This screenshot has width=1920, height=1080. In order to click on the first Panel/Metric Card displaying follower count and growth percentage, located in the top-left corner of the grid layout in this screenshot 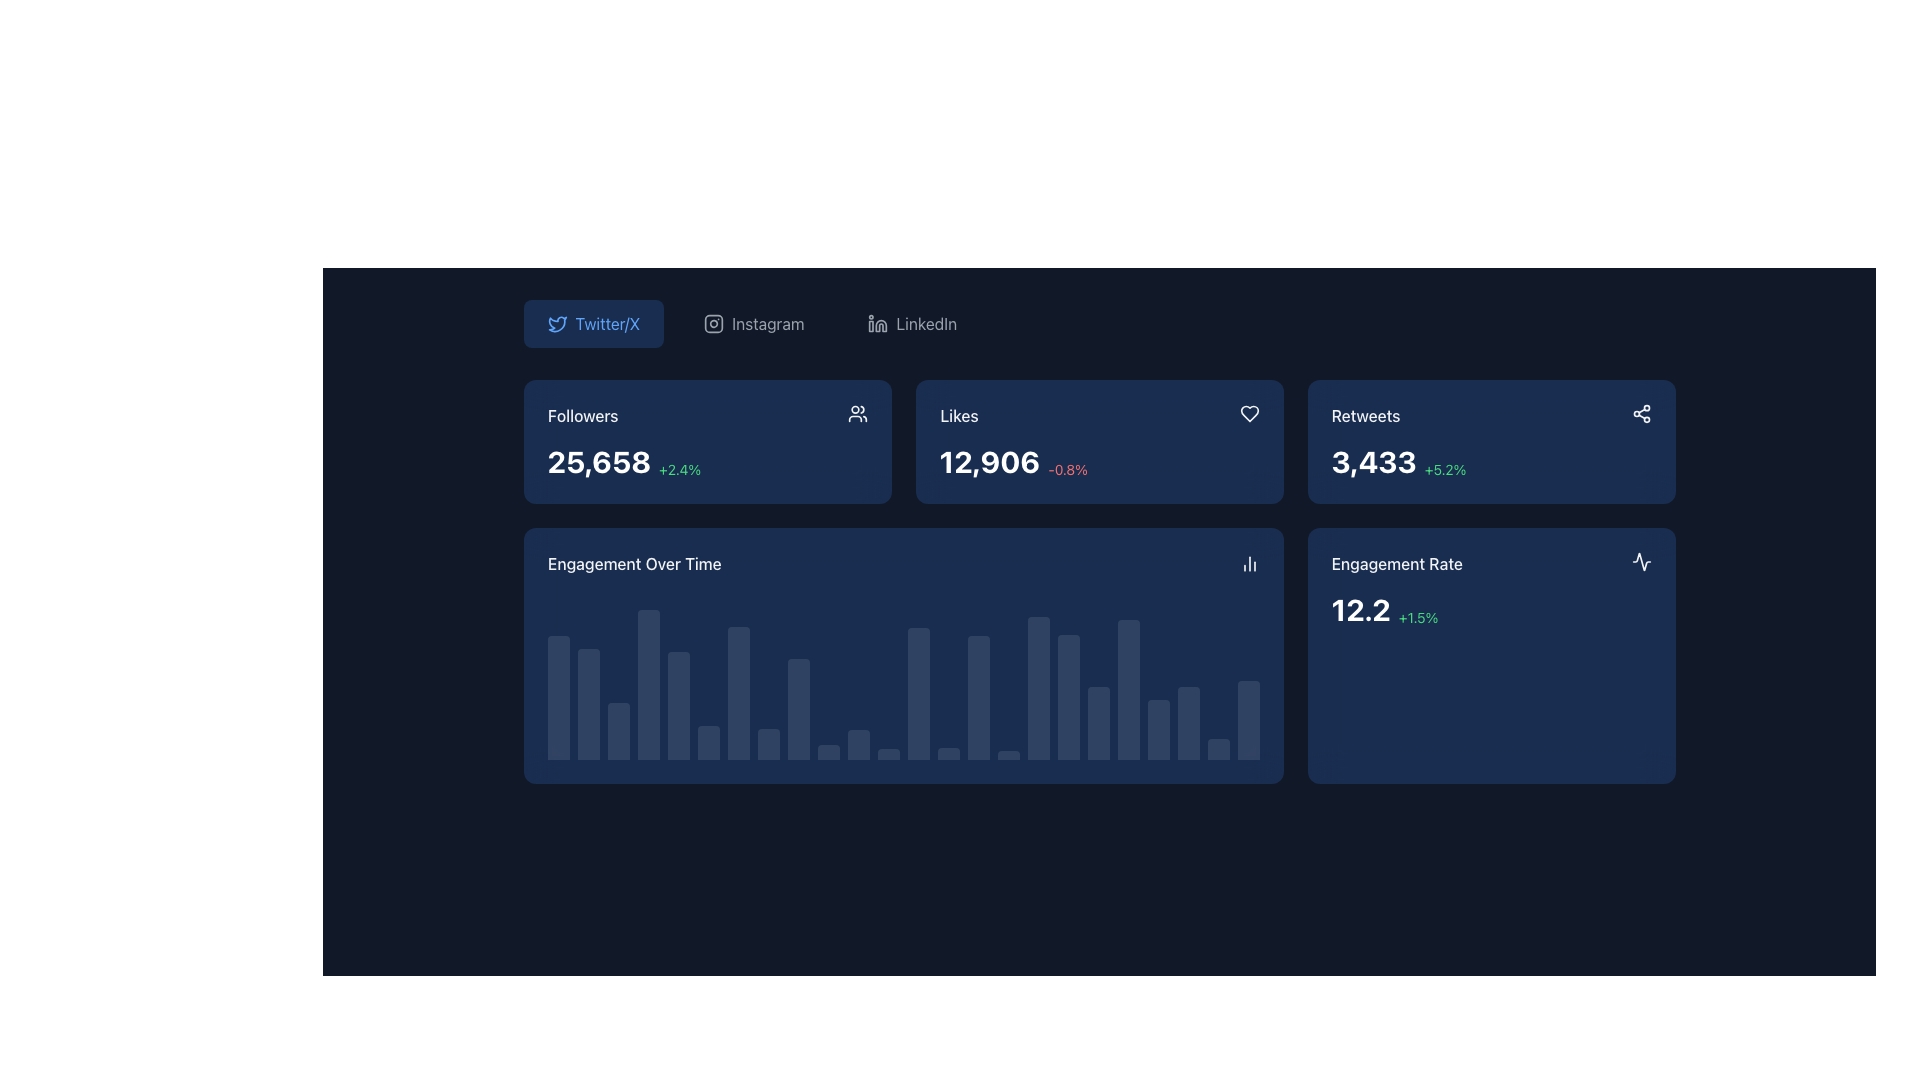, I will do `click(707, 441)`.